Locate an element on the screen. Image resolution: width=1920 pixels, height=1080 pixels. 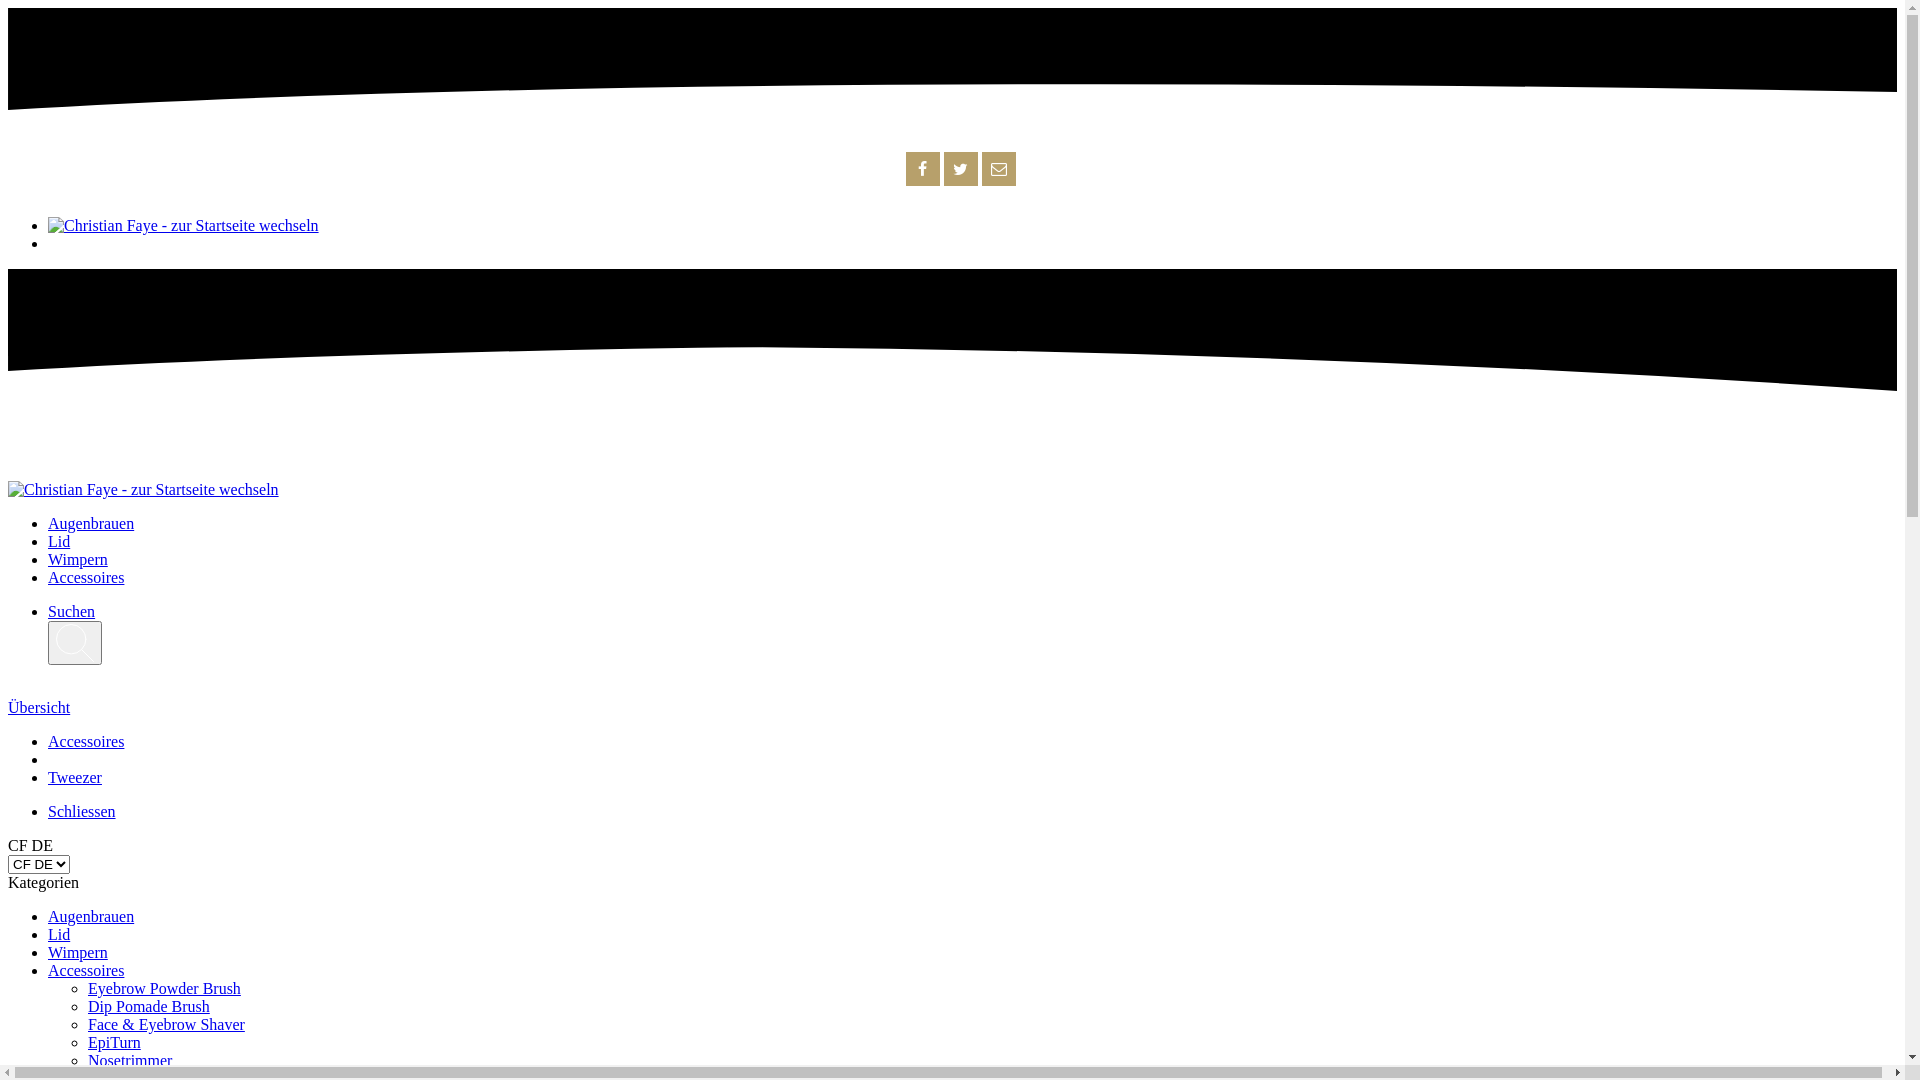
'Suchen' is located at coordinates (71, 610).